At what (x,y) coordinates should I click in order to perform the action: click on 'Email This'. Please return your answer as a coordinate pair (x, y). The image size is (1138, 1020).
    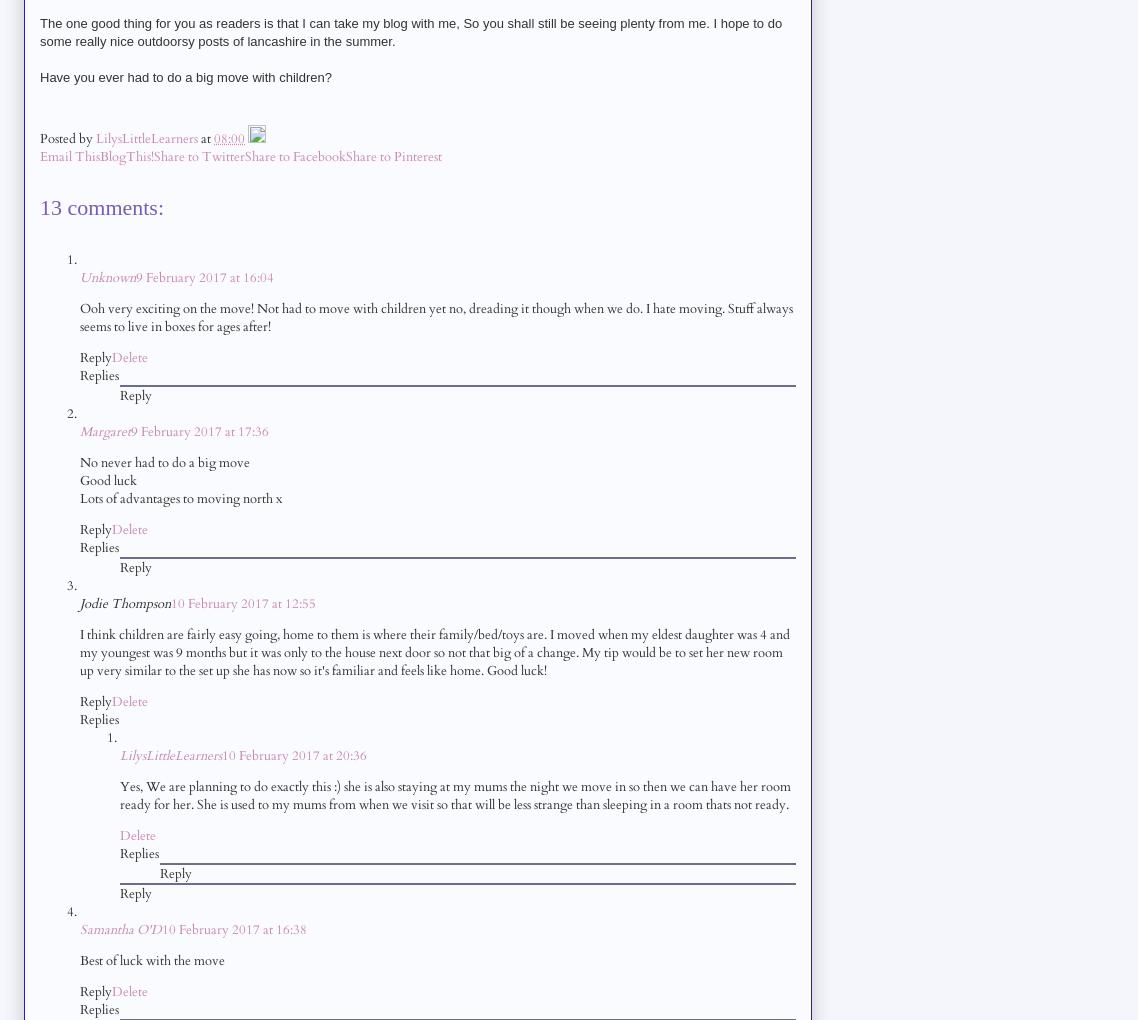
    Looking at the image, I should click on (68, 156).